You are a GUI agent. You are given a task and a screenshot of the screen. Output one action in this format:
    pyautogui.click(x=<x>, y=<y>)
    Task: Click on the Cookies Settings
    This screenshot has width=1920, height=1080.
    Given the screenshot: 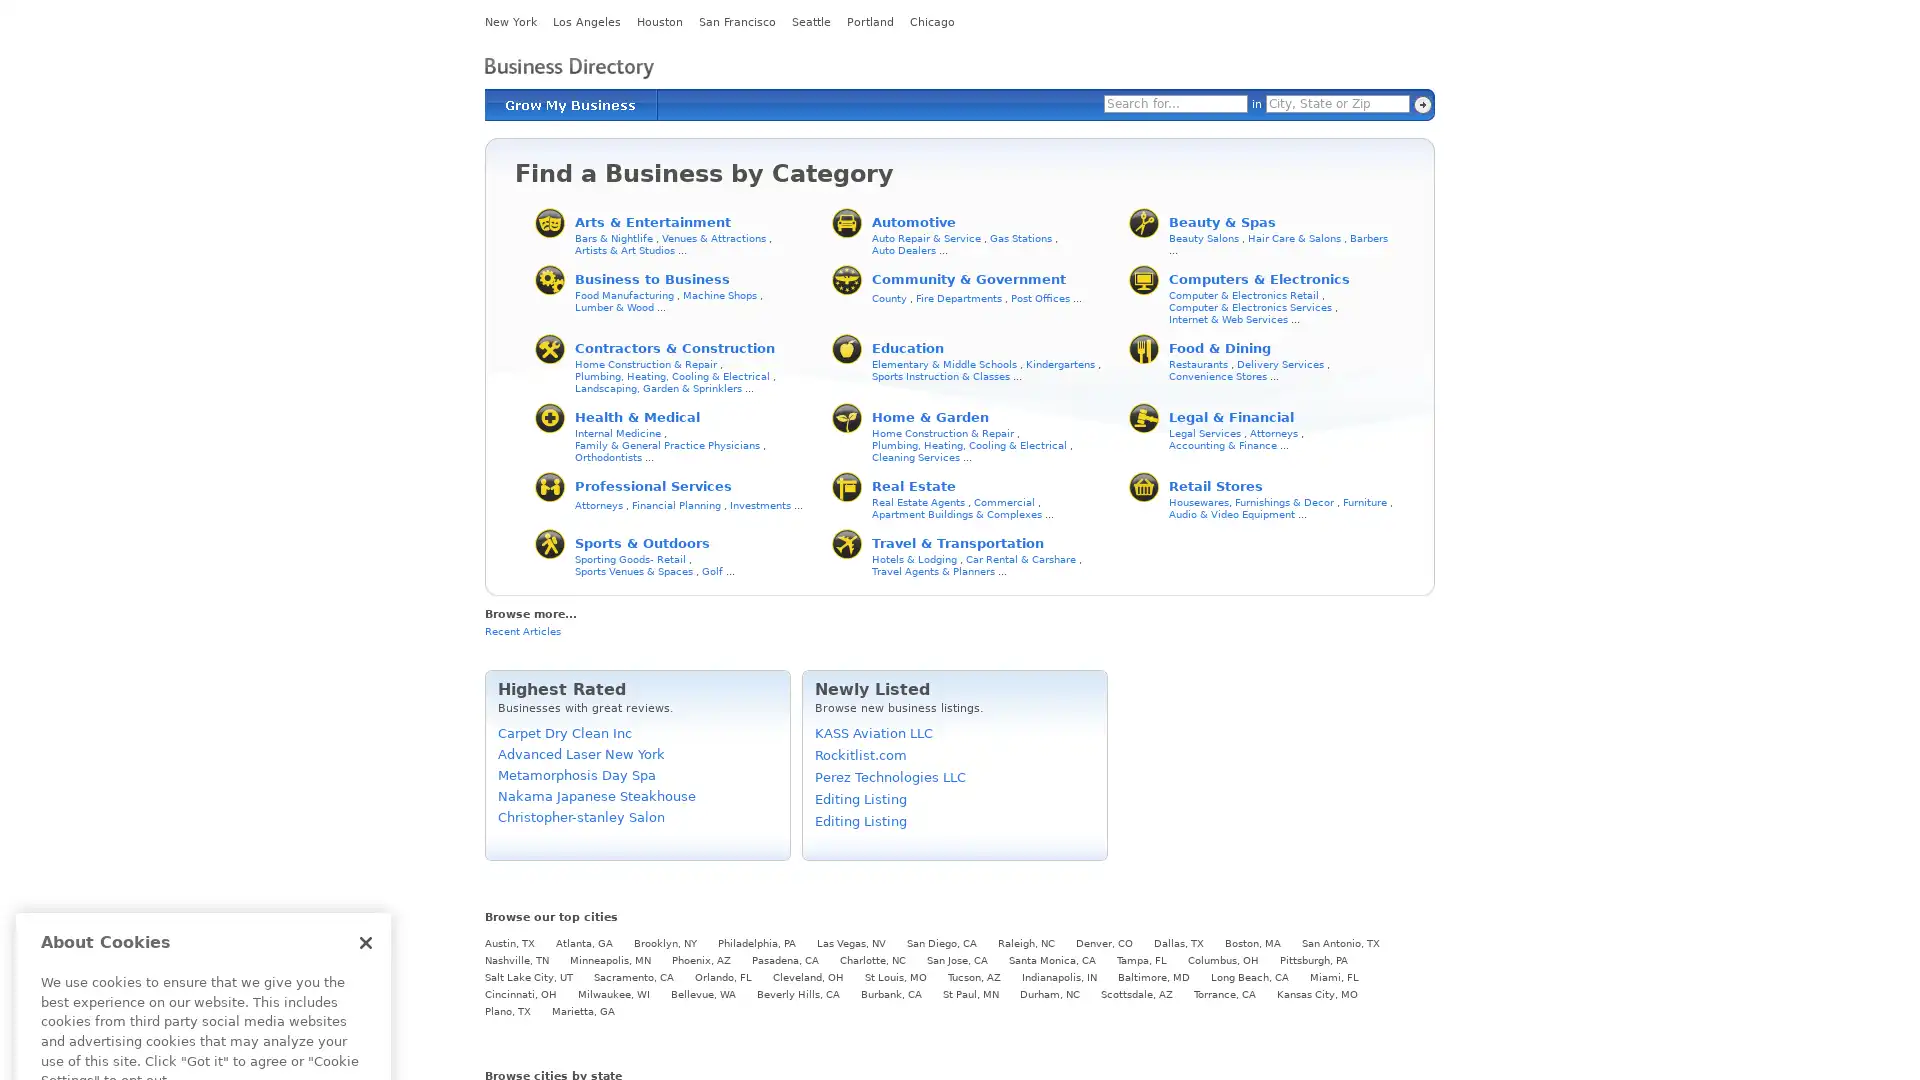 What is the action you would take?
    pyautogui.click(x=203, y=1002)
    